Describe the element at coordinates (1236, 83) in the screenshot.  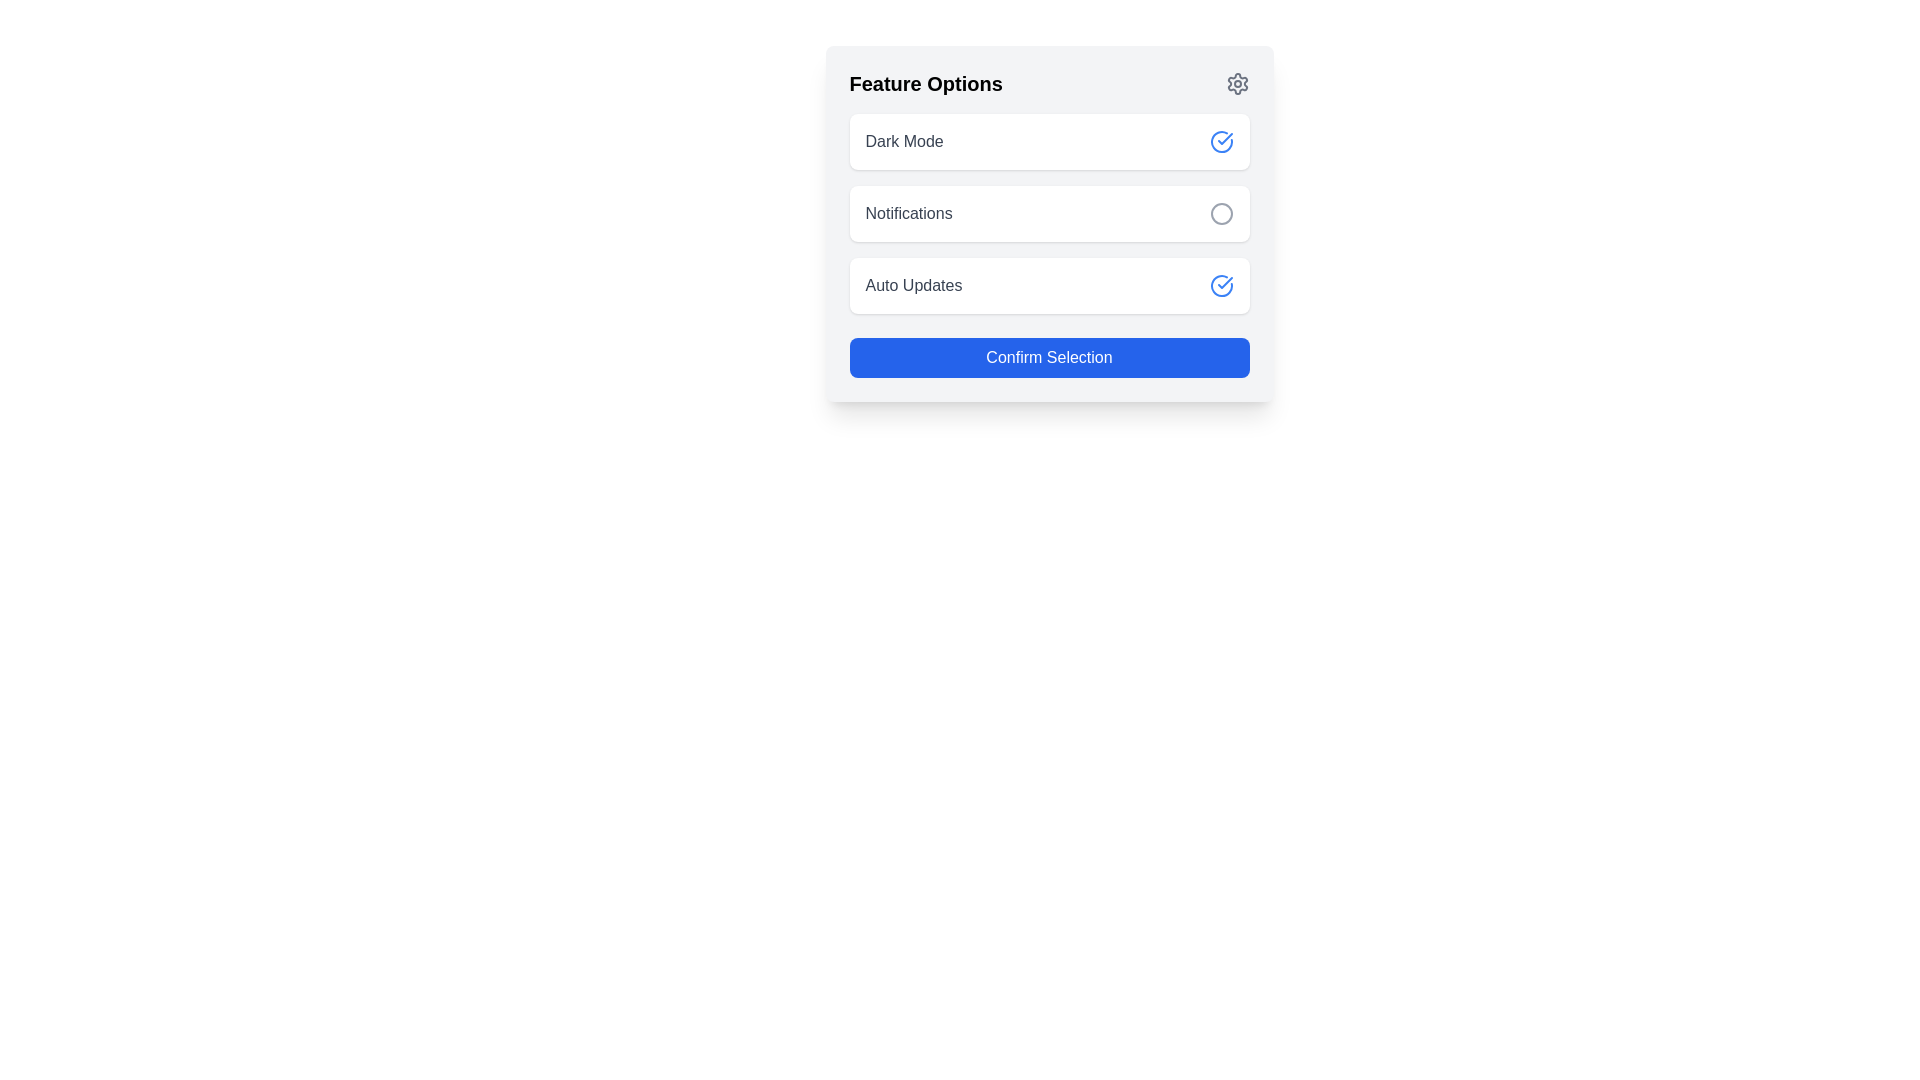
I see `the settings icon resembling a gray cogwheel located at the top-right corner of the 'Feature Options' section` at that location.